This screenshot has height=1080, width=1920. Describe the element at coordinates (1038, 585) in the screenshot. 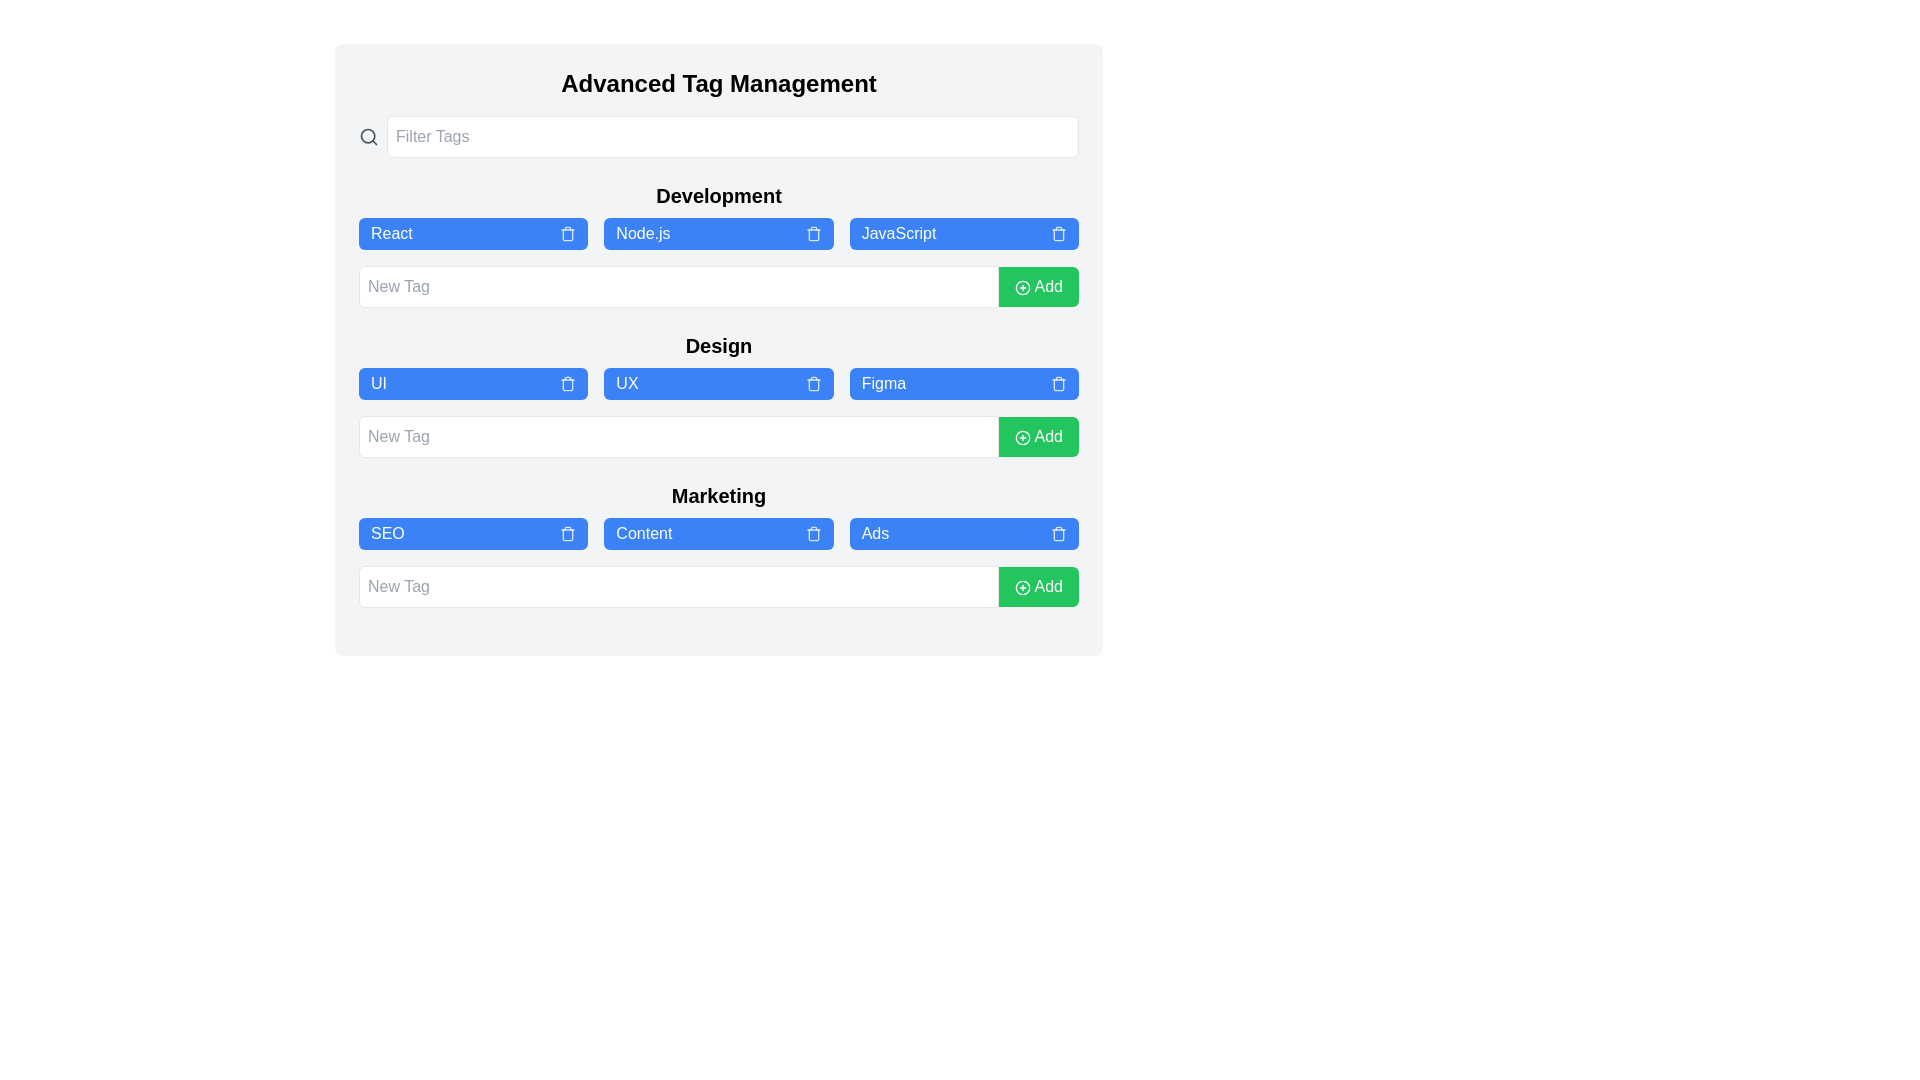

I see `the green 'Add' button with rounded corners located in the 'Marketing' section` at that location.